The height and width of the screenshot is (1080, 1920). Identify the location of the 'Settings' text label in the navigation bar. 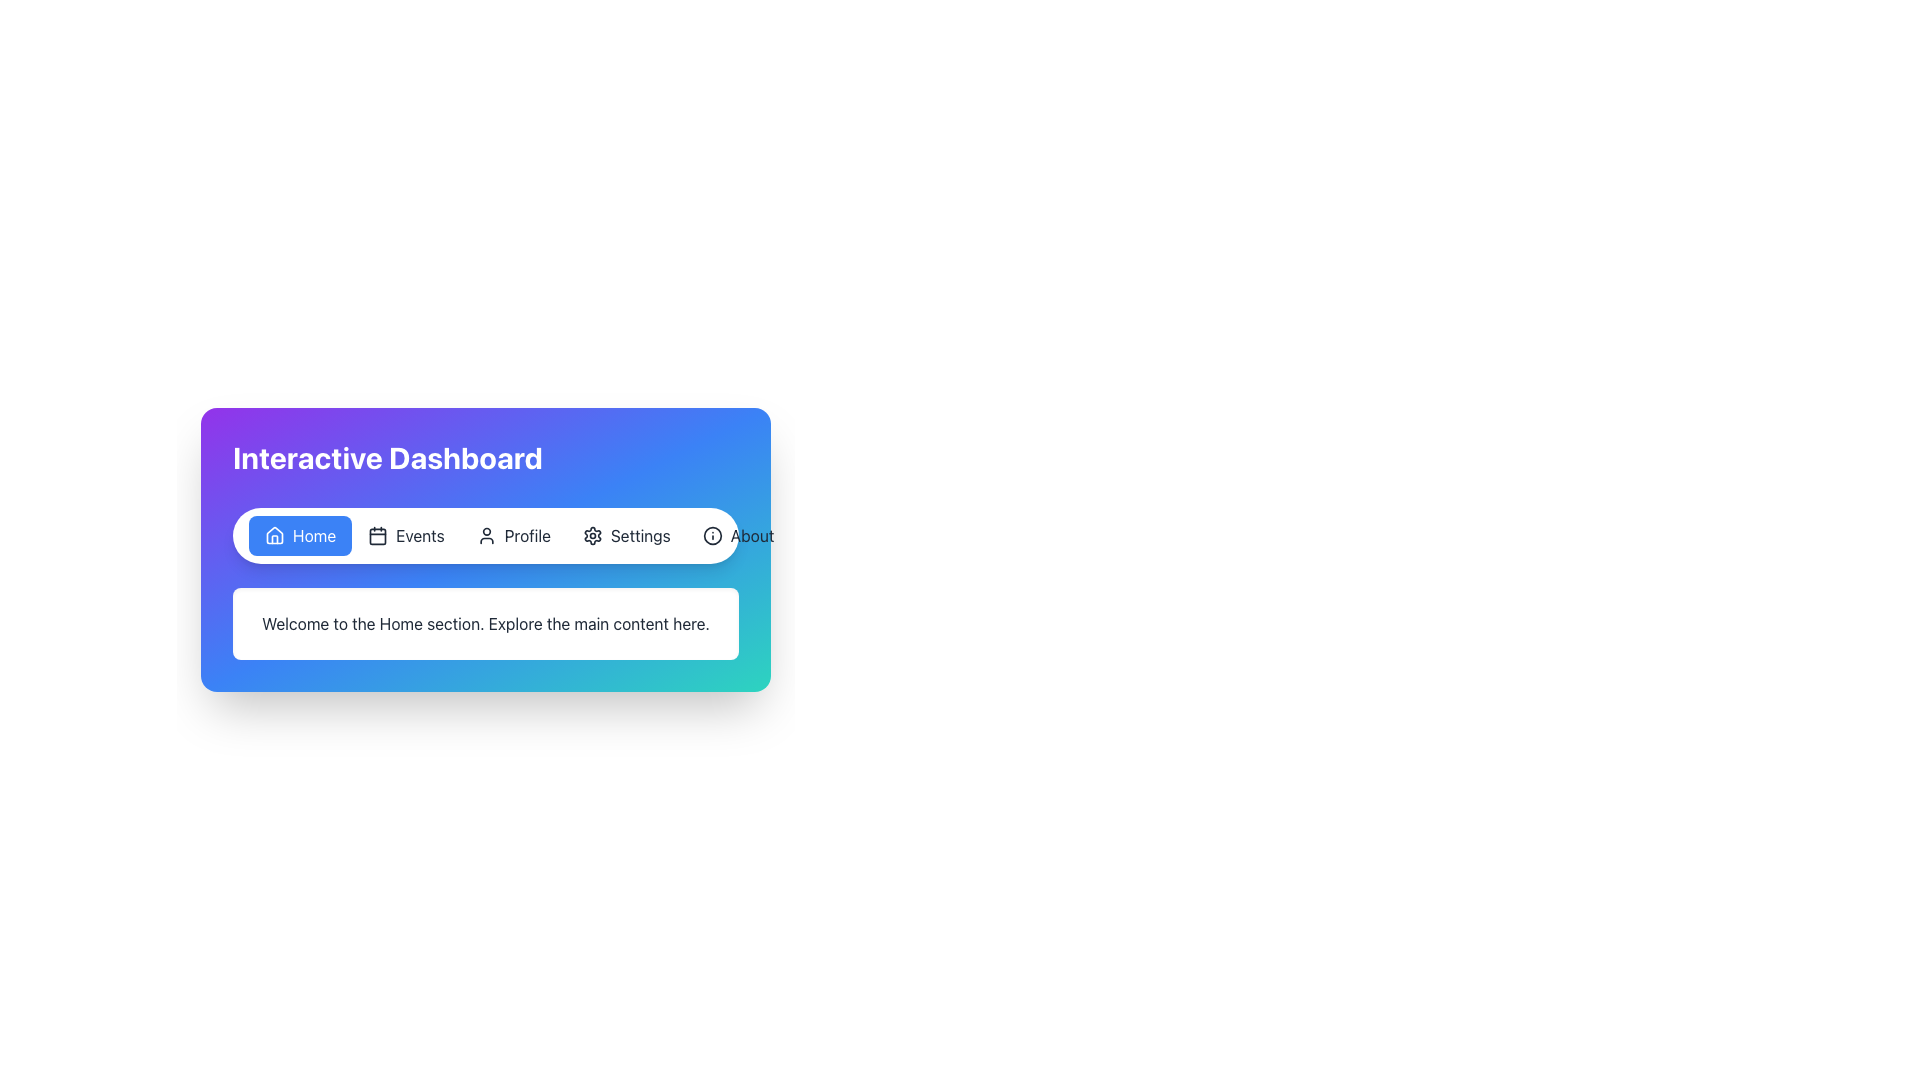
(640, 535).